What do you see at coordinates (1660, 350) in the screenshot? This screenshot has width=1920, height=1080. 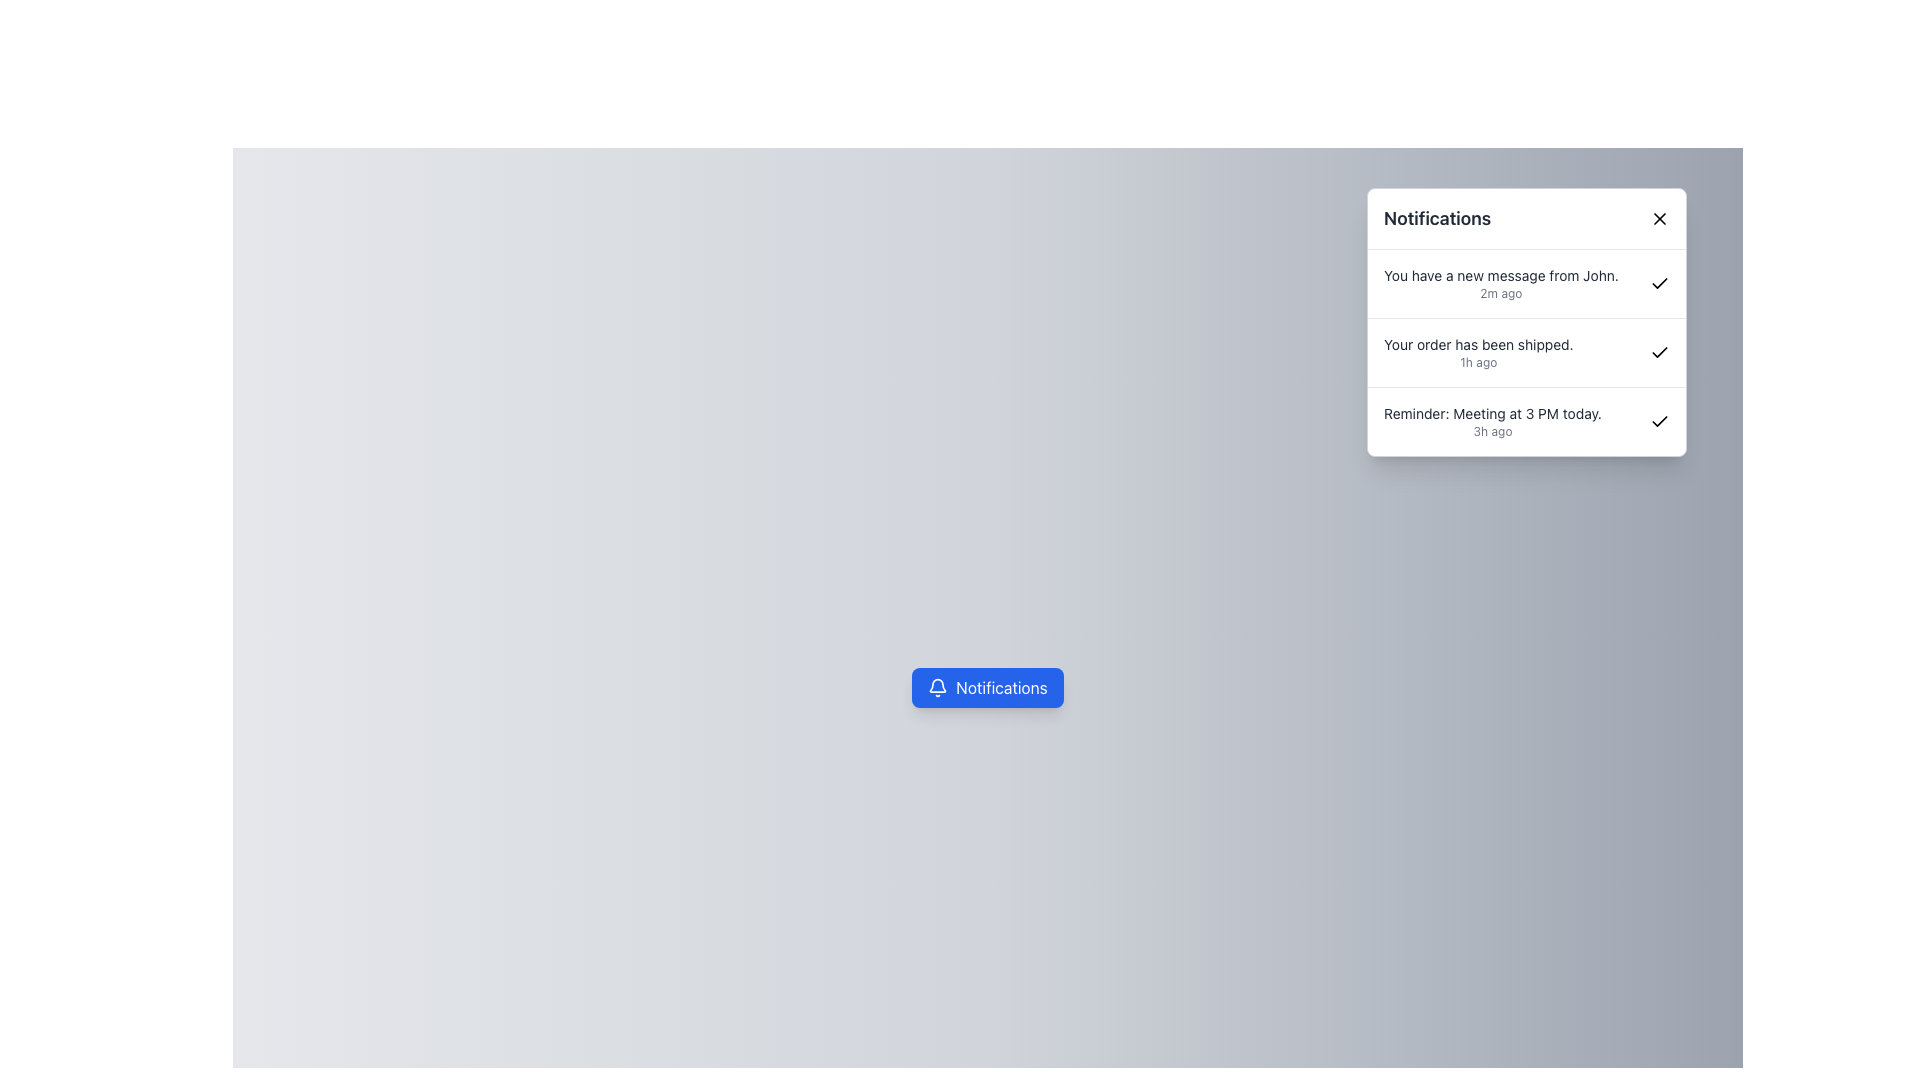 I see `the checkmark icon associated with the notification 'Reminder: Meeting at 3 PM today.'` at bounding box center [1660, 350].